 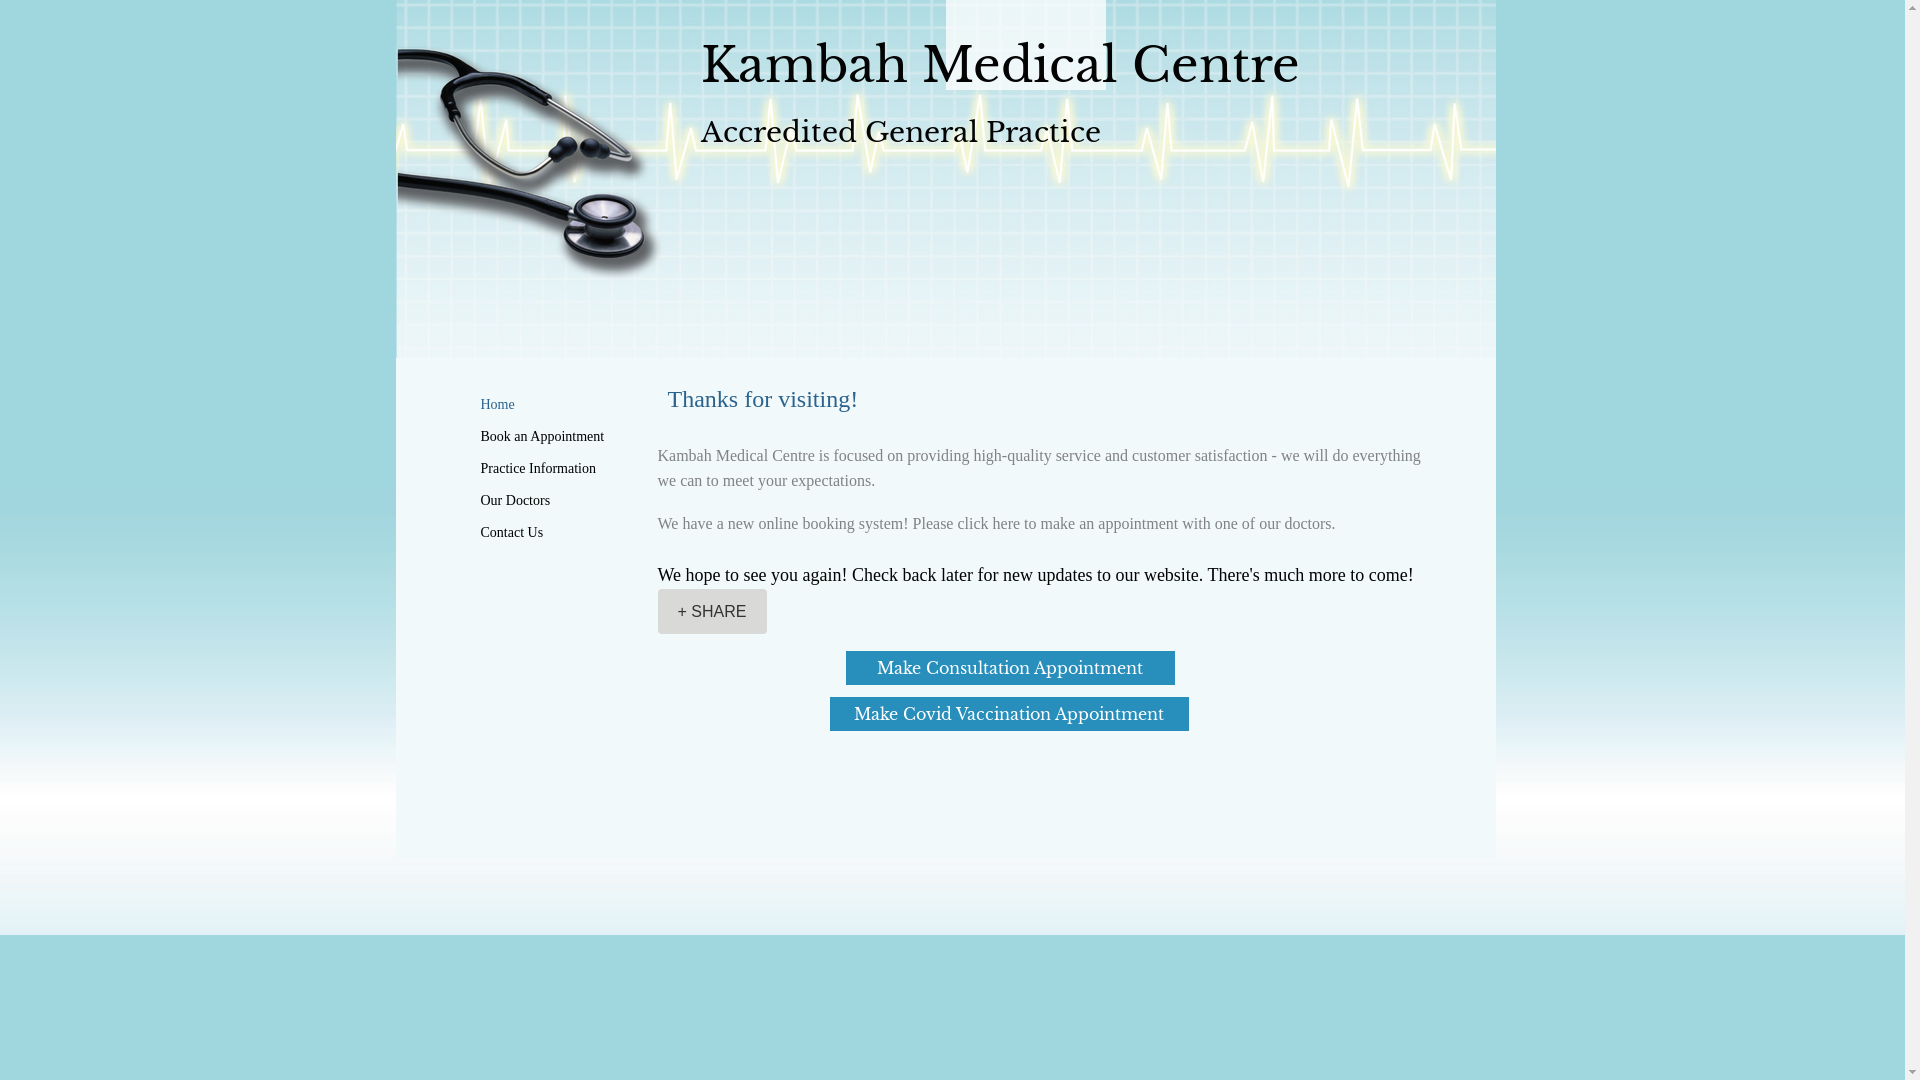 What do you see at coordinates (1010, 667) in the screenshot?
I see `'Make Consultation Appointment'` at bounding box center [1010, 667].